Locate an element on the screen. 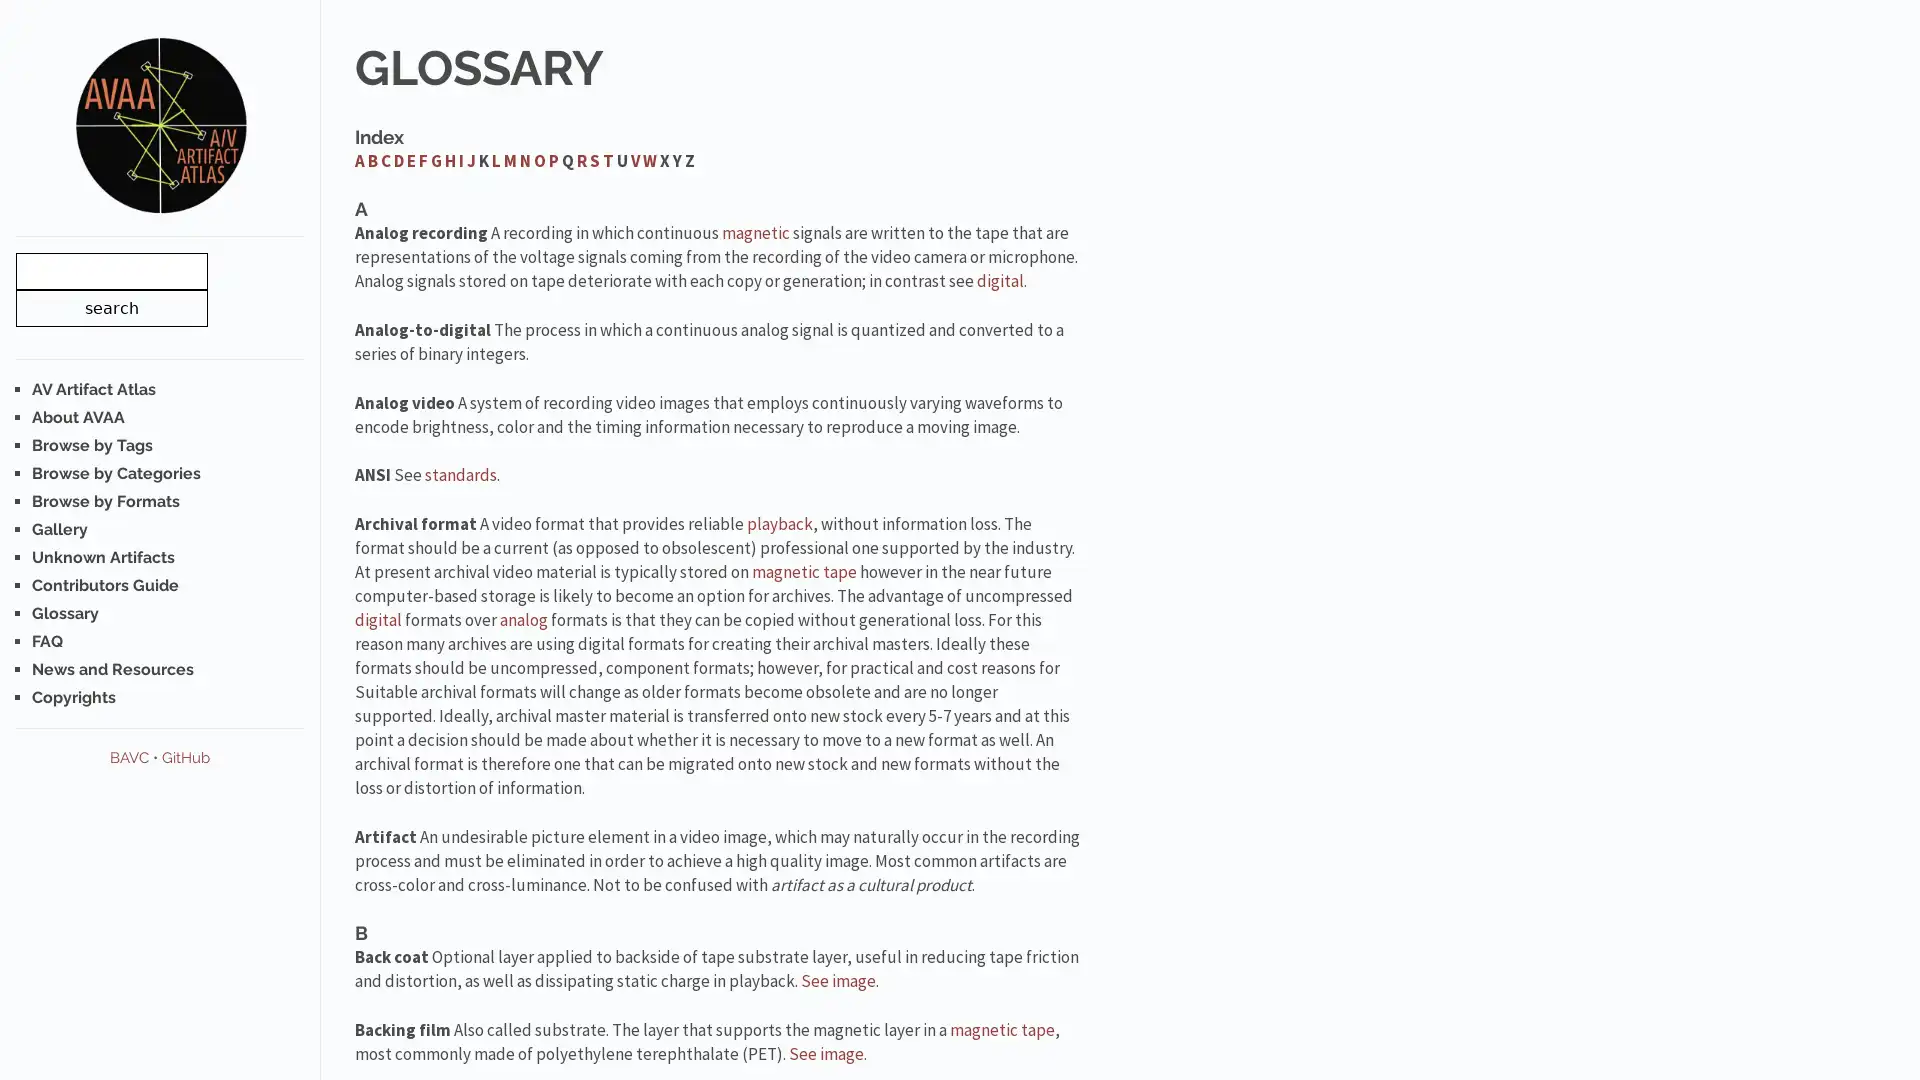 The height and width of the screenshot is (1080, 1920). search is located at coordinates (110, 307).